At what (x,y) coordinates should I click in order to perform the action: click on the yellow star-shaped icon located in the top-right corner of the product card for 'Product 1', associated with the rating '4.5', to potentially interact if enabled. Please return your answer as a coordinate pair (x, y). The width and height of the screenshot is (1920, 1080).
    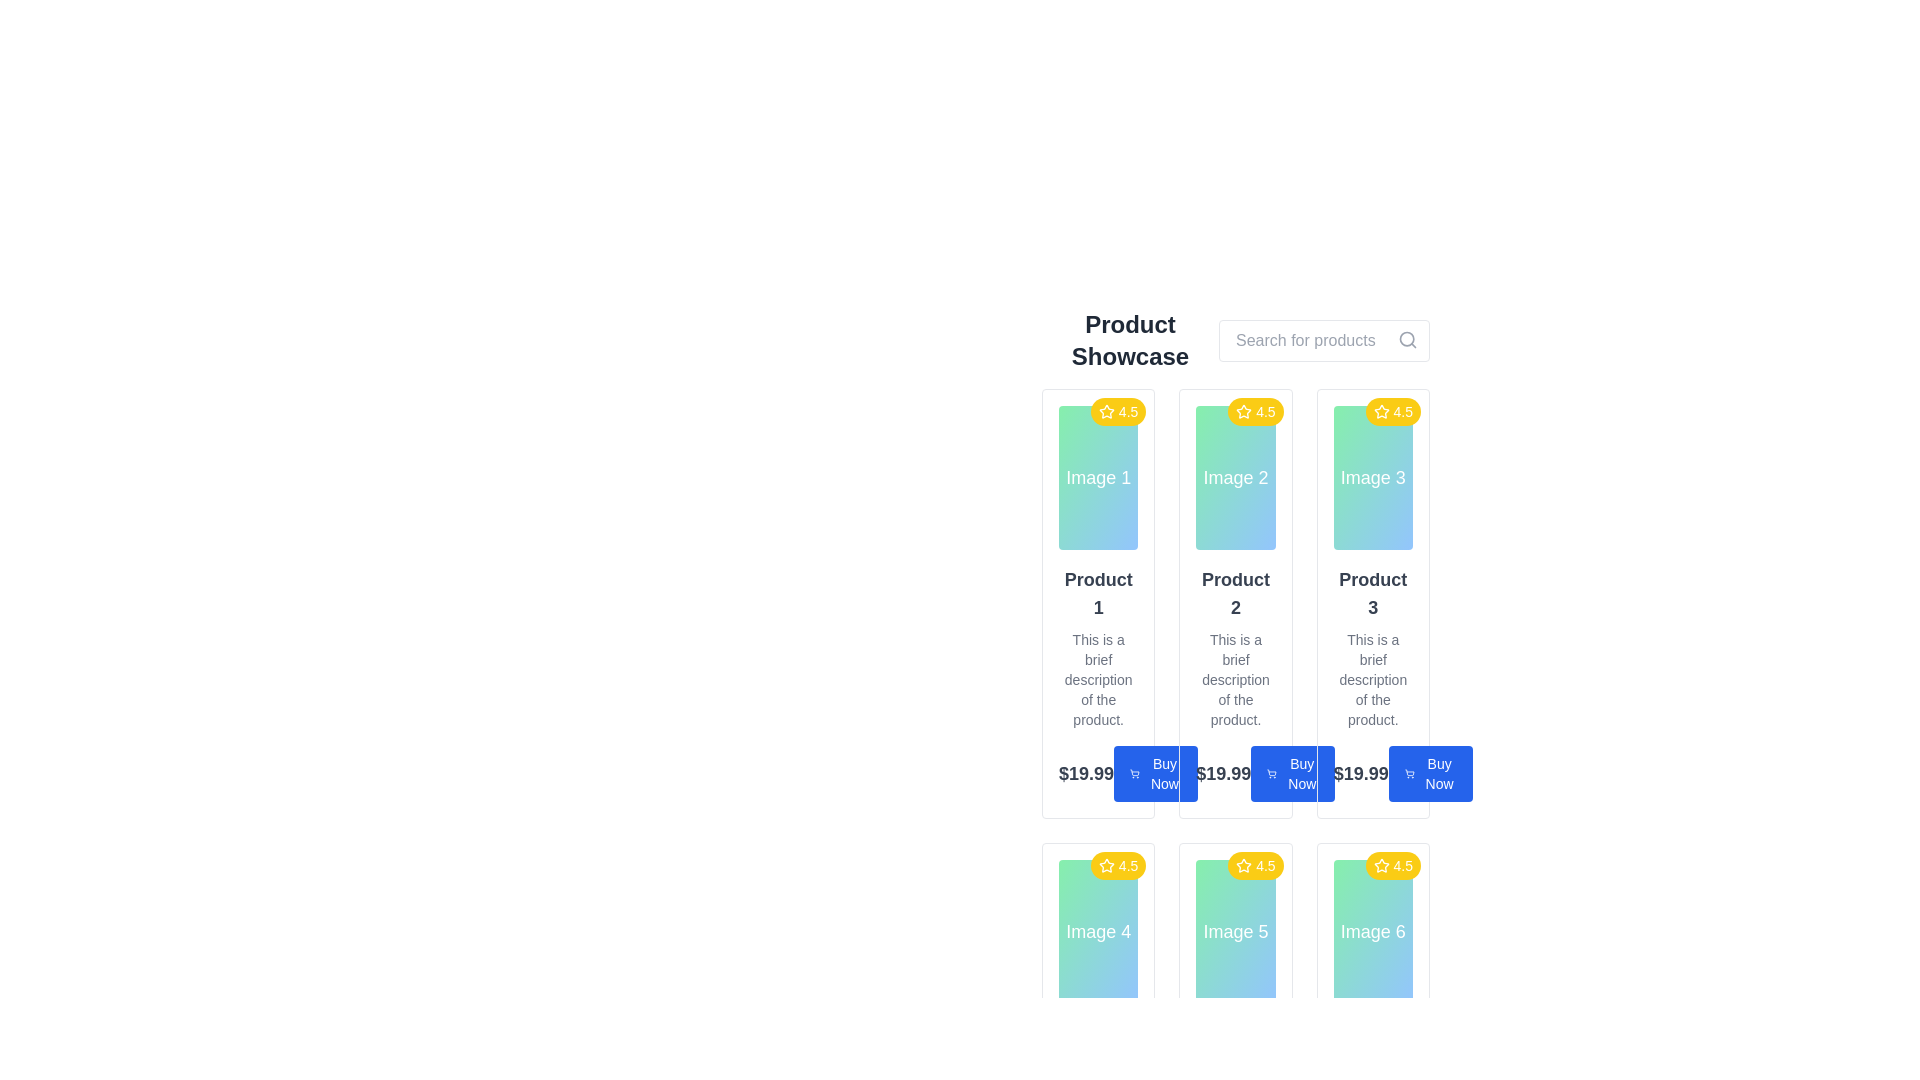
    Looking at the image, I should click on (1105, 411).